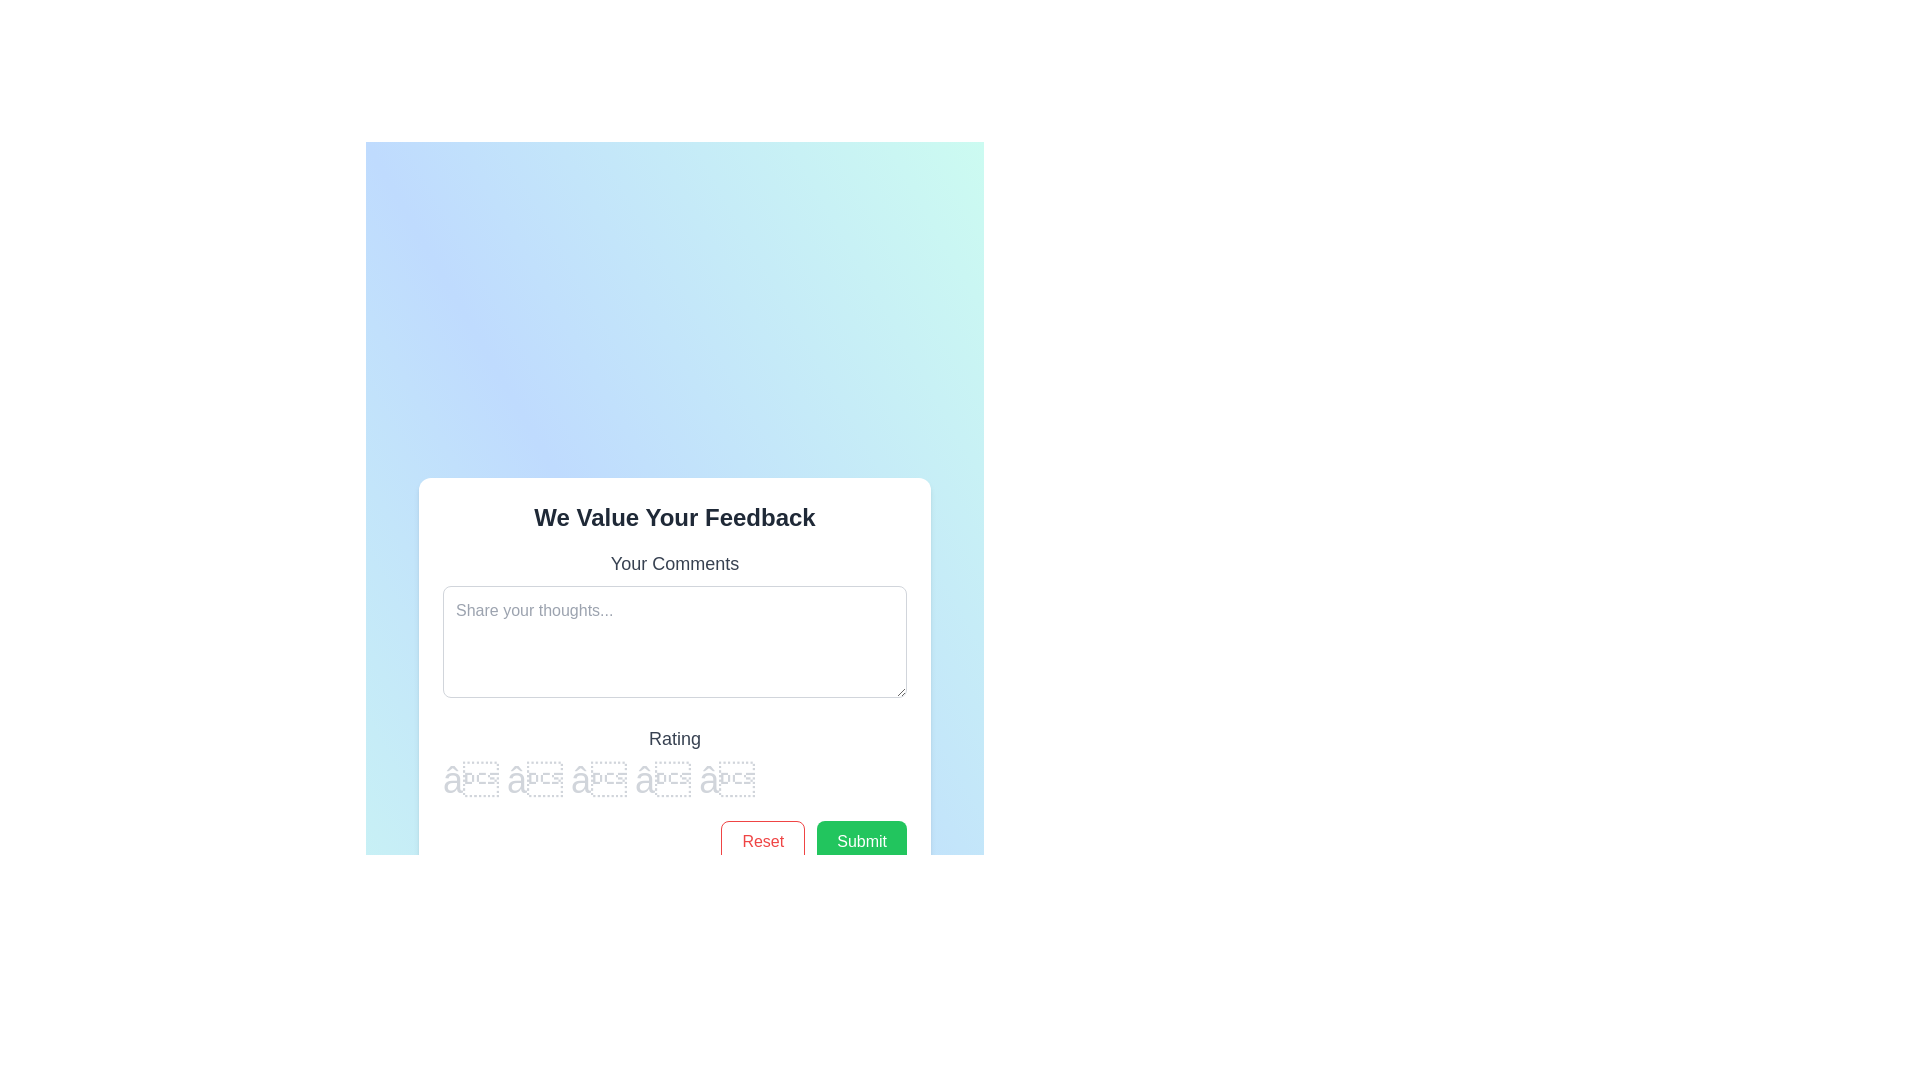  What do you see at coordinates (675, 762) in the screenshot?
I see `the third star in the Rating star interface` at bounding box center [675, 762].